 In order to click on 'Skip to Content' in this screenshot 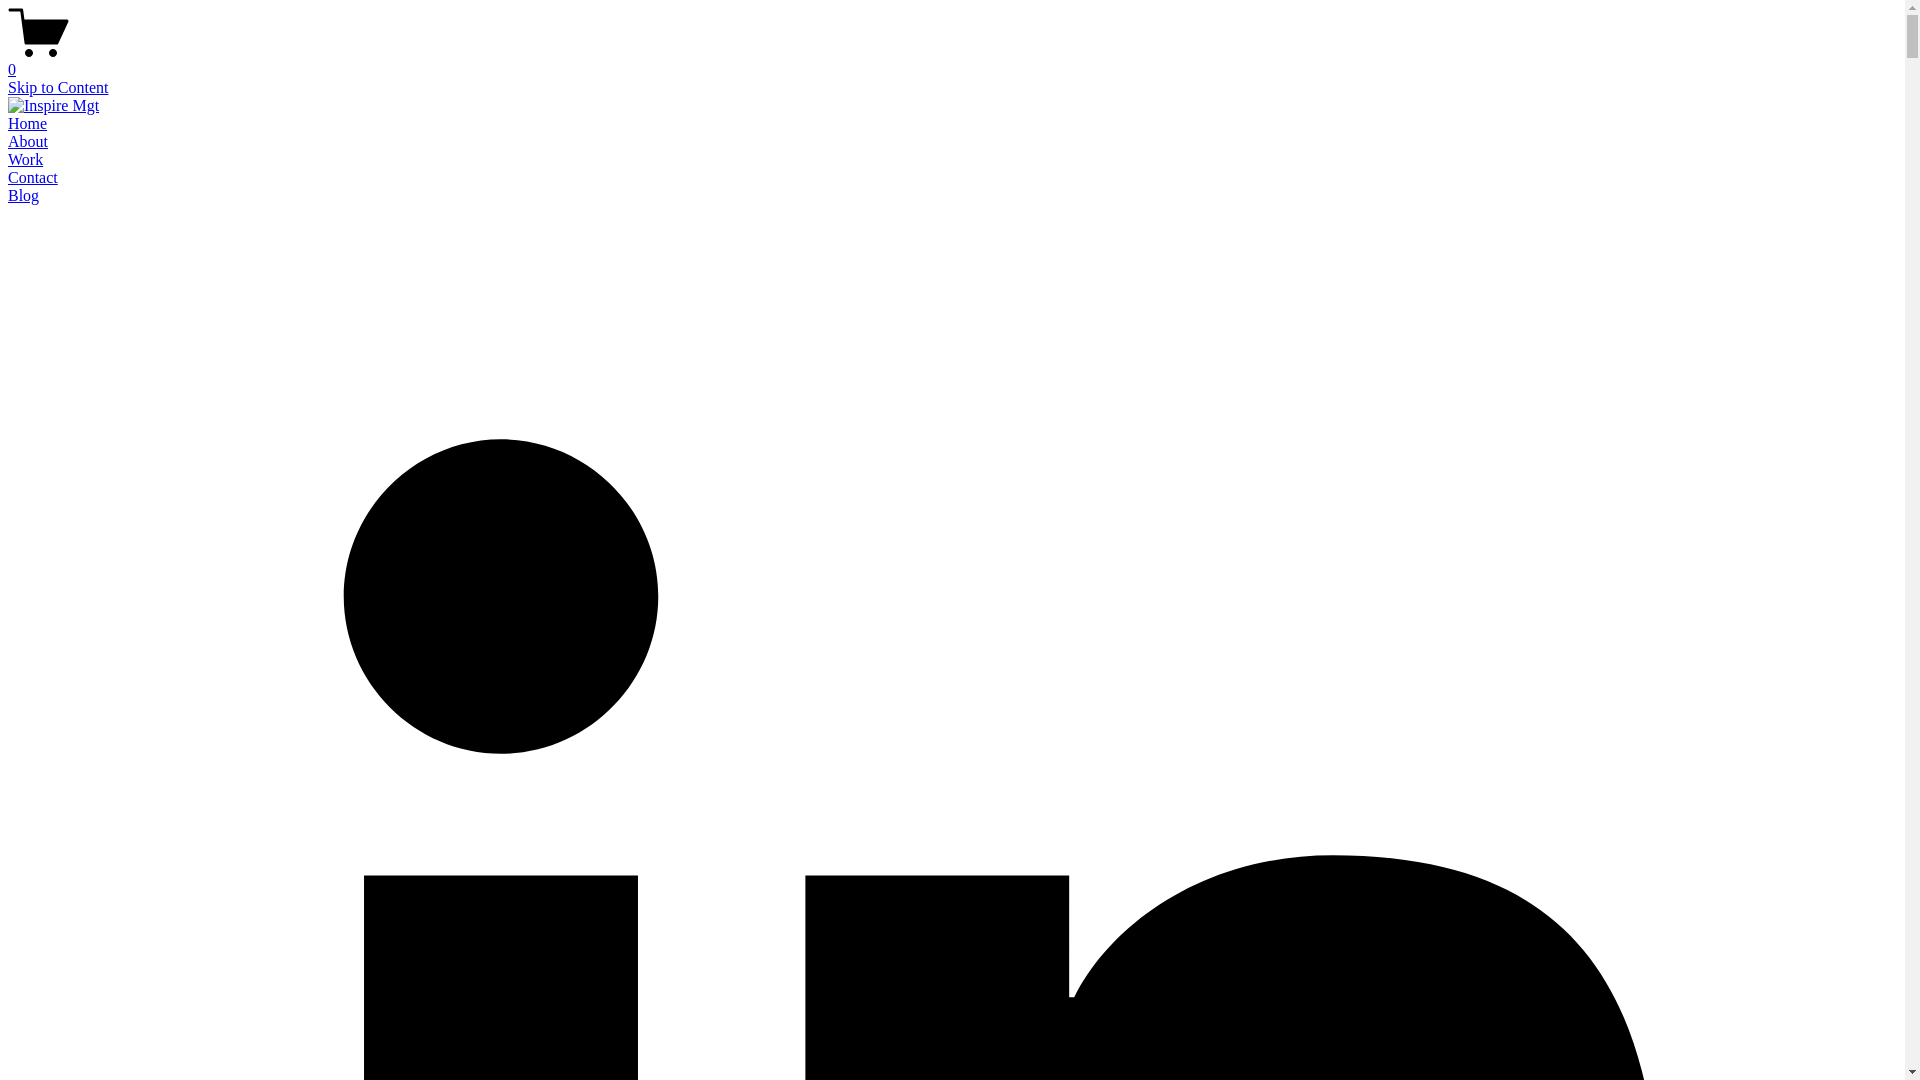, I will do `click(57, 86)`.